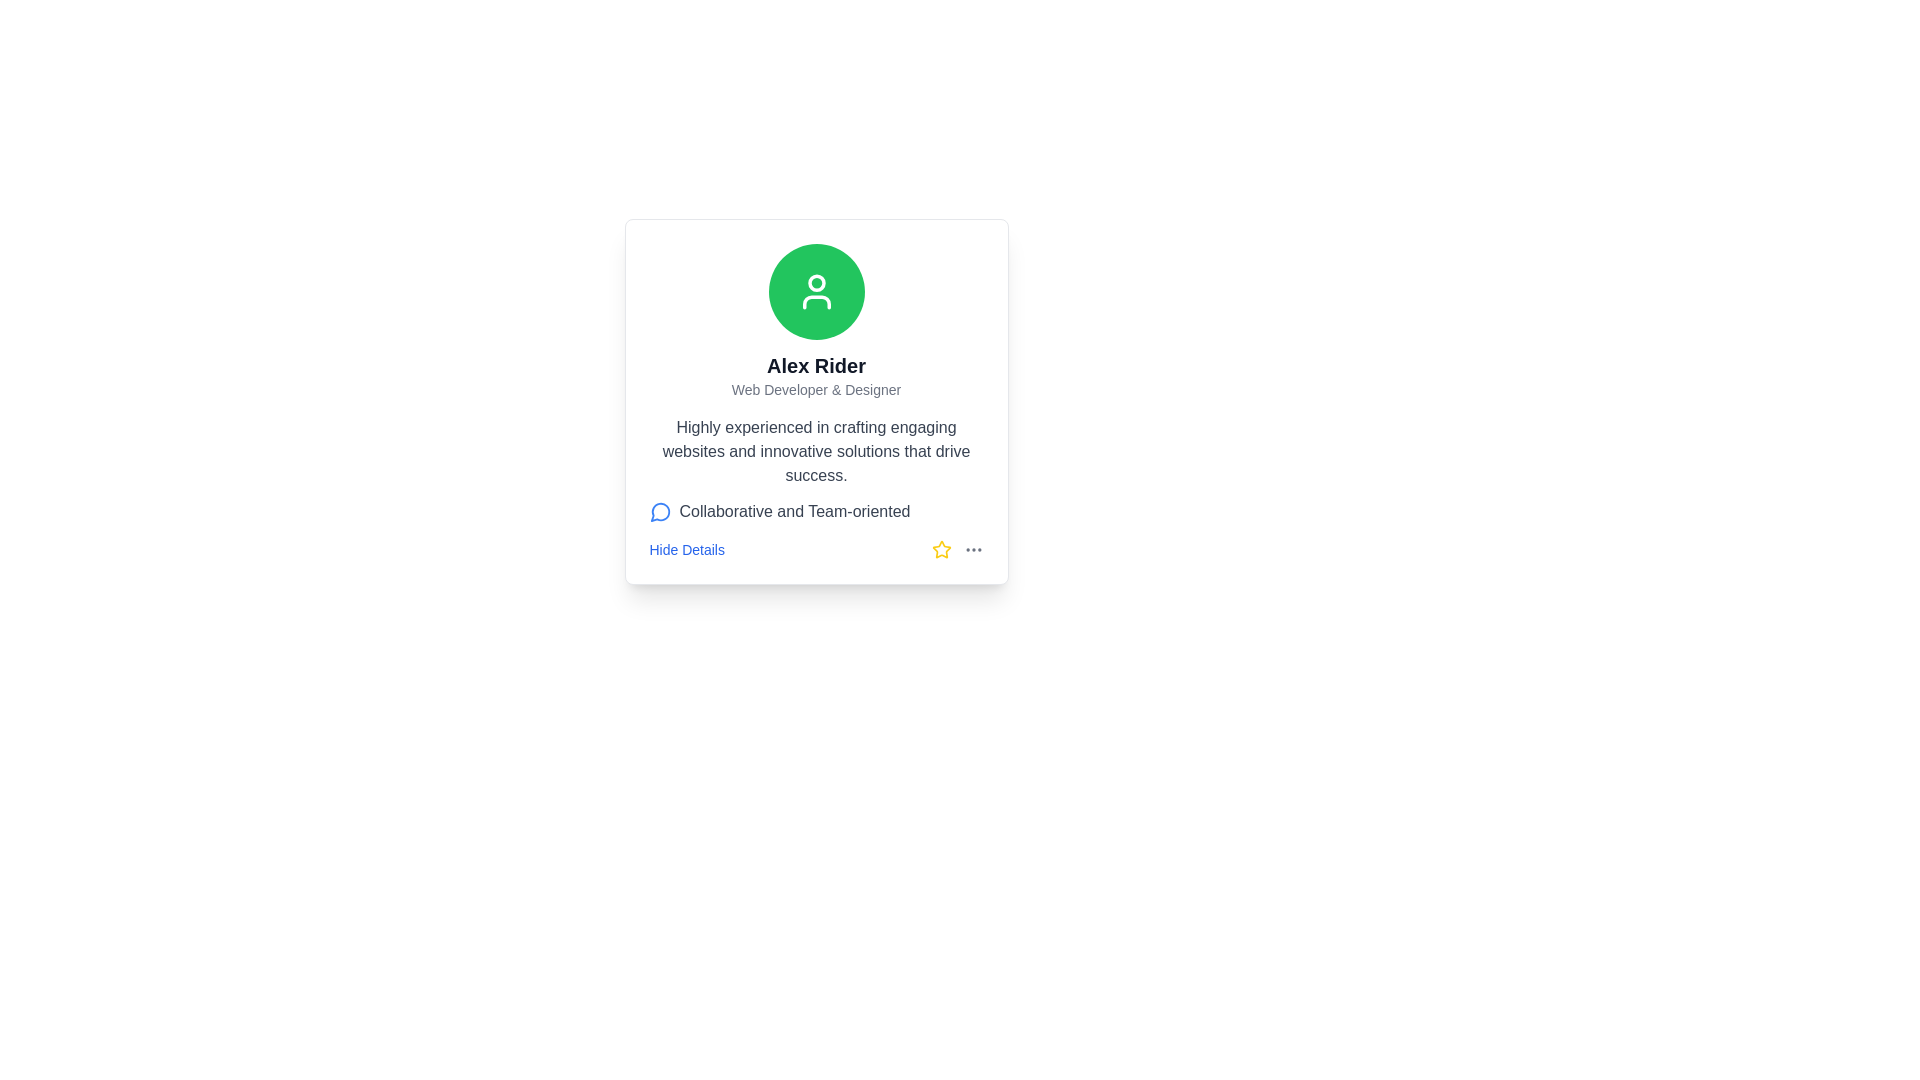 The image size is (1920, 1080). Describe the element at coordinates (687, 550) in the screenshot. I see `the blue-colored text link labeled 'Hide Details' to trigger the underline effect` at that location.